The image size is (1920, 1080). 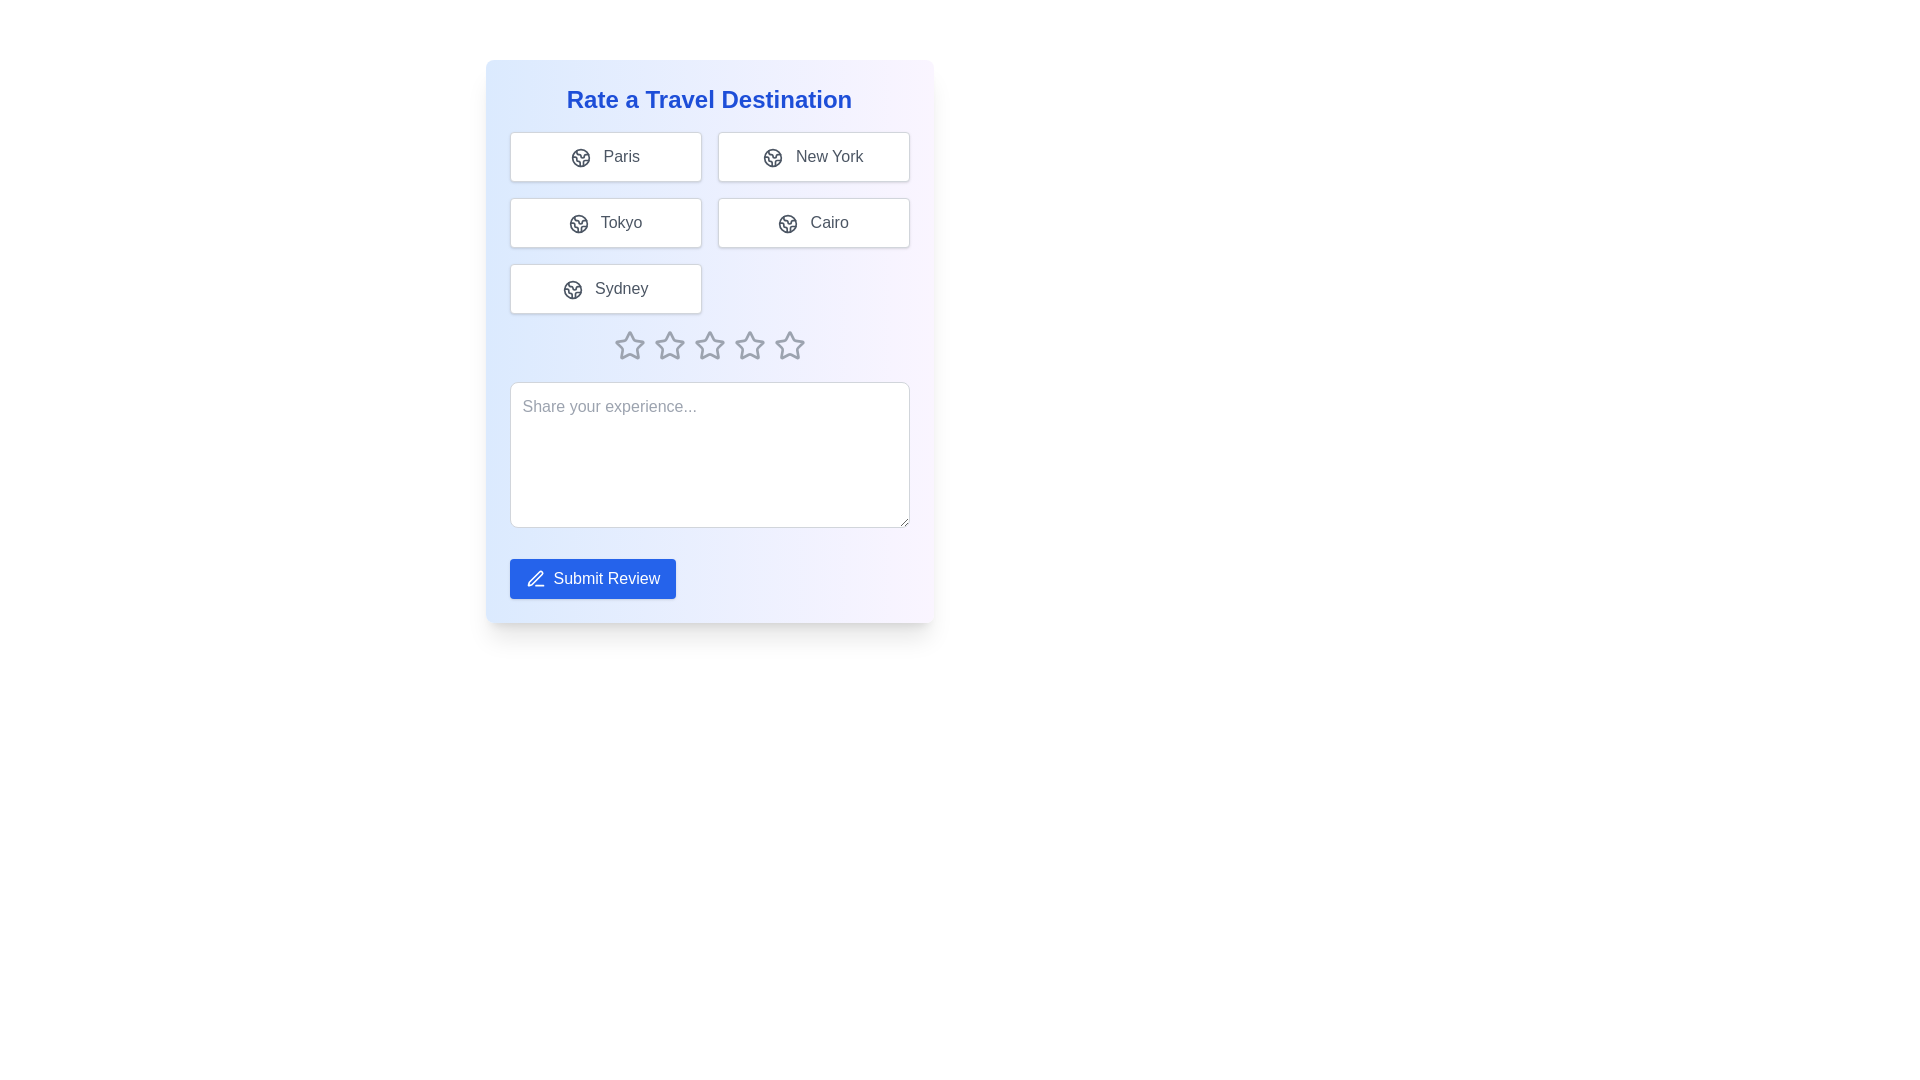 What do you see at coordinates (772, 156) in the screenshot?
I see `the circular graphical component within the 'New York' option button in the 'Rate a Travel Destination' section, which is part of an interactive icon` at bounding box center [772, 156].